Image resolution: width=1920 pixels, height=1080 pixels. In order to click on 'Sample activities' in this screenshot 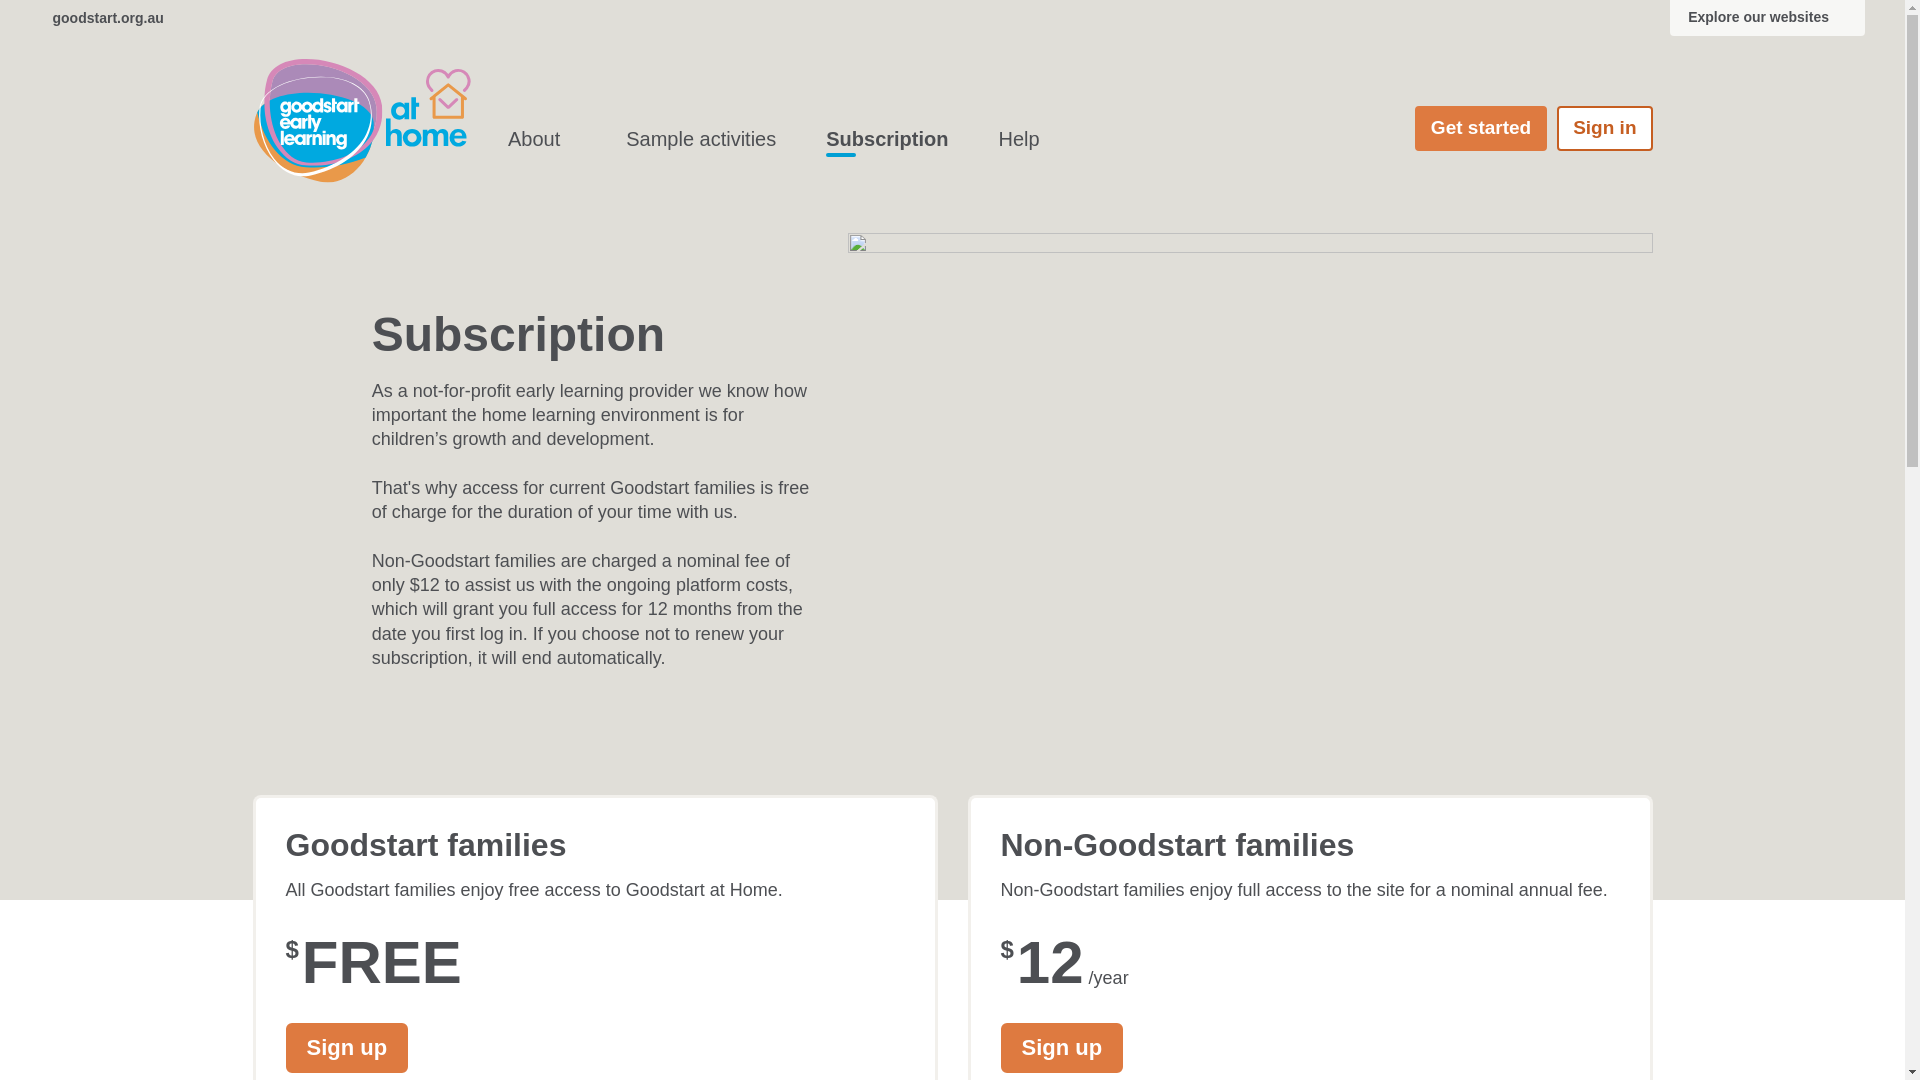, I will do `click(700, 138)`.